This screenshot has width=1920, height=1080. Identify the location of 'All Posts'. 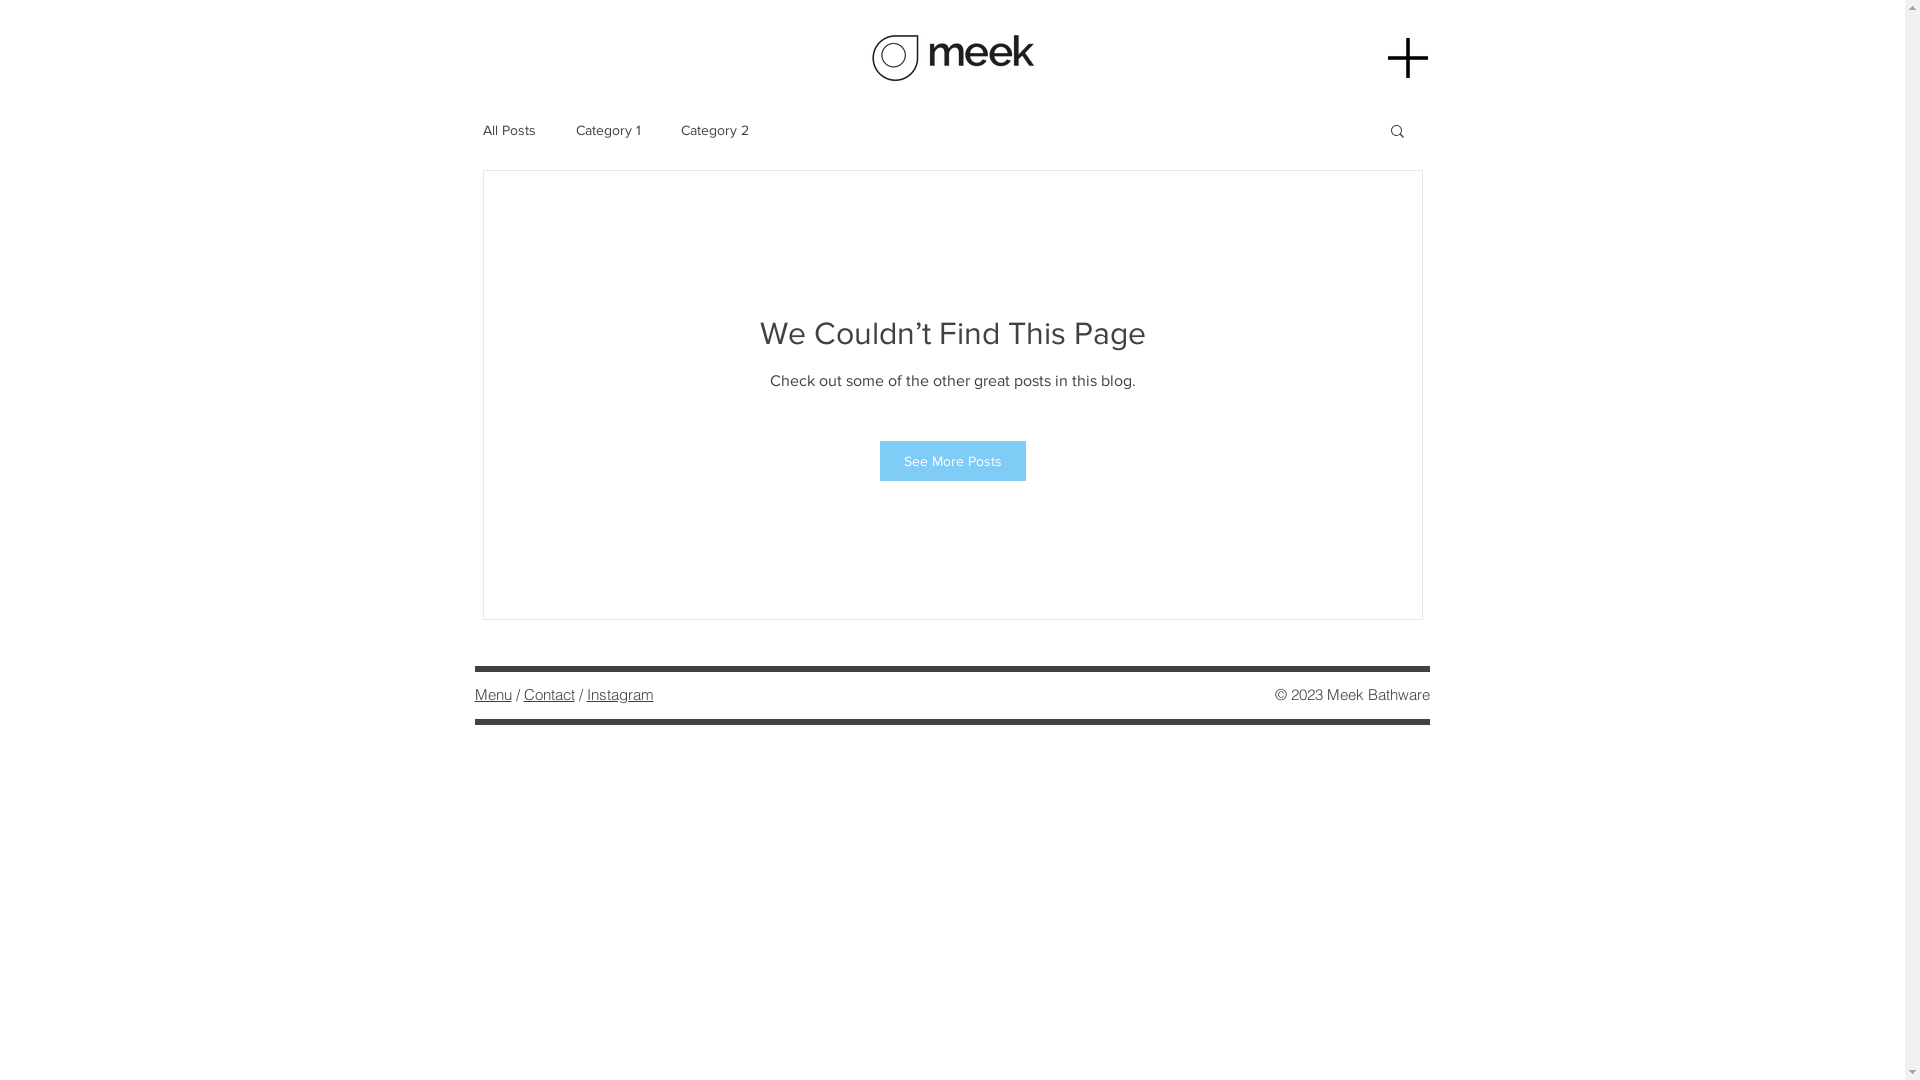
(508, 130).